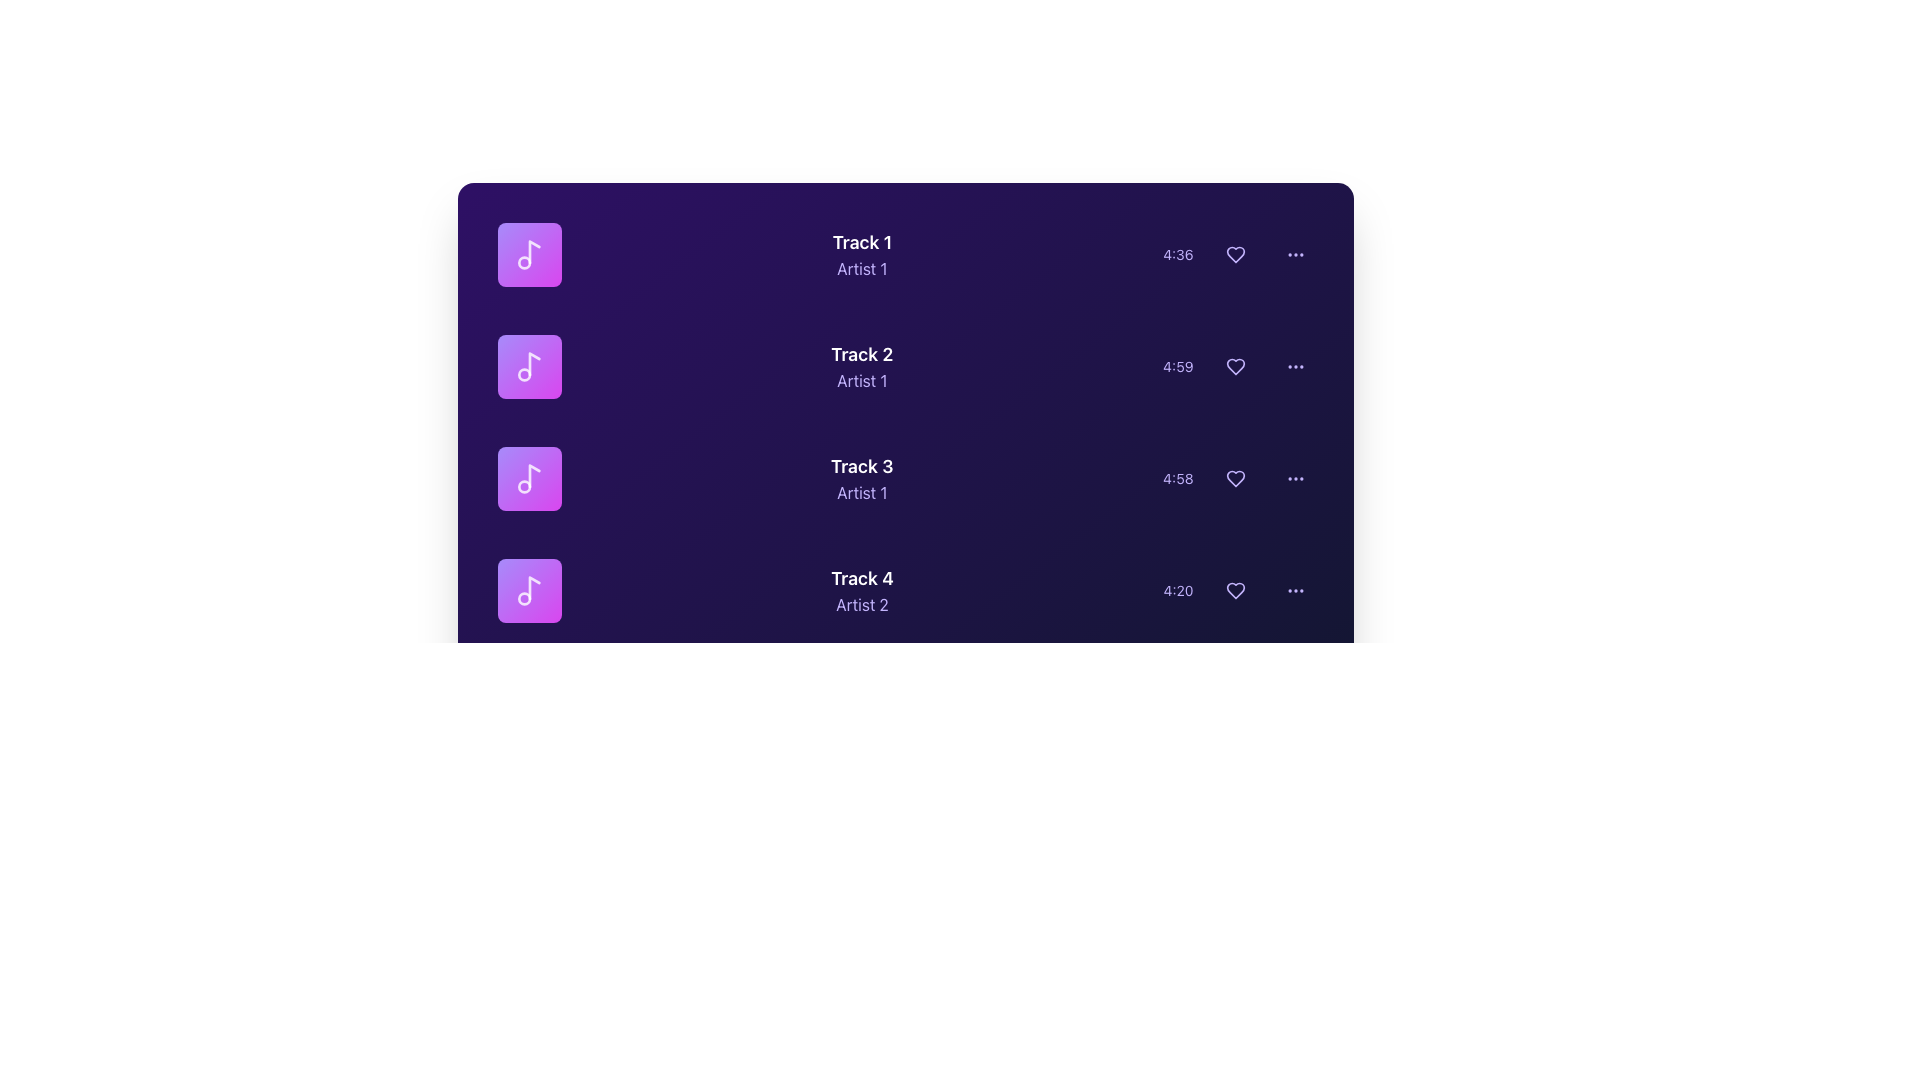 Image resolution: width=1920 pixels, height=1080 pixels. I want to click on the violet heart-shaped icon button located in the third slot of the rightmost column for 'Track 2' and 'Artist 1' to like or mark it as favorite, so click(1237, 366).